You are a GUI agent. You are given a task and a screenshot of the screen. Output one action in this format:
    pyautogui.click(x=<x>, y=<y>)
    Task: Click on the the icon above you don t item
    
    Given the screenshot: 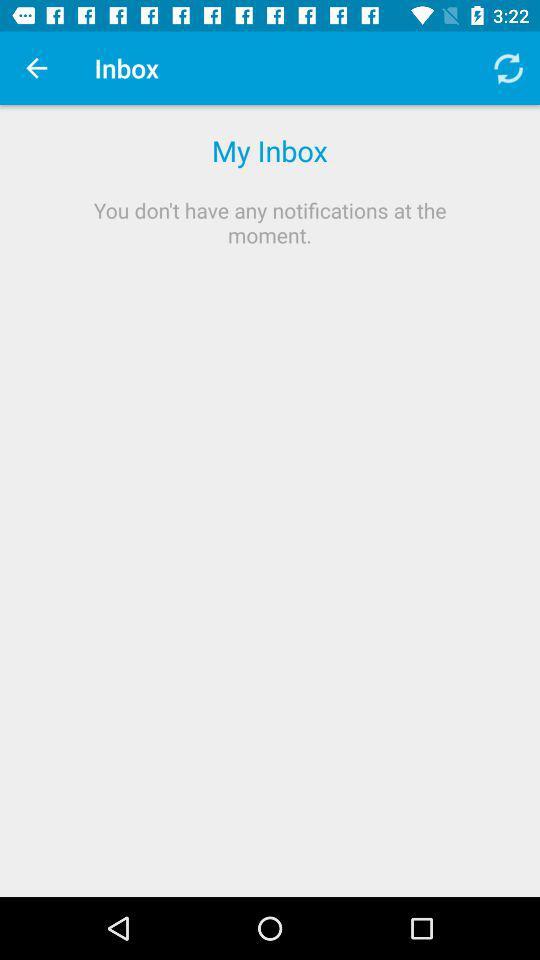 What is the action you would take?
    pyautogui.click(x=508, y=68)
    